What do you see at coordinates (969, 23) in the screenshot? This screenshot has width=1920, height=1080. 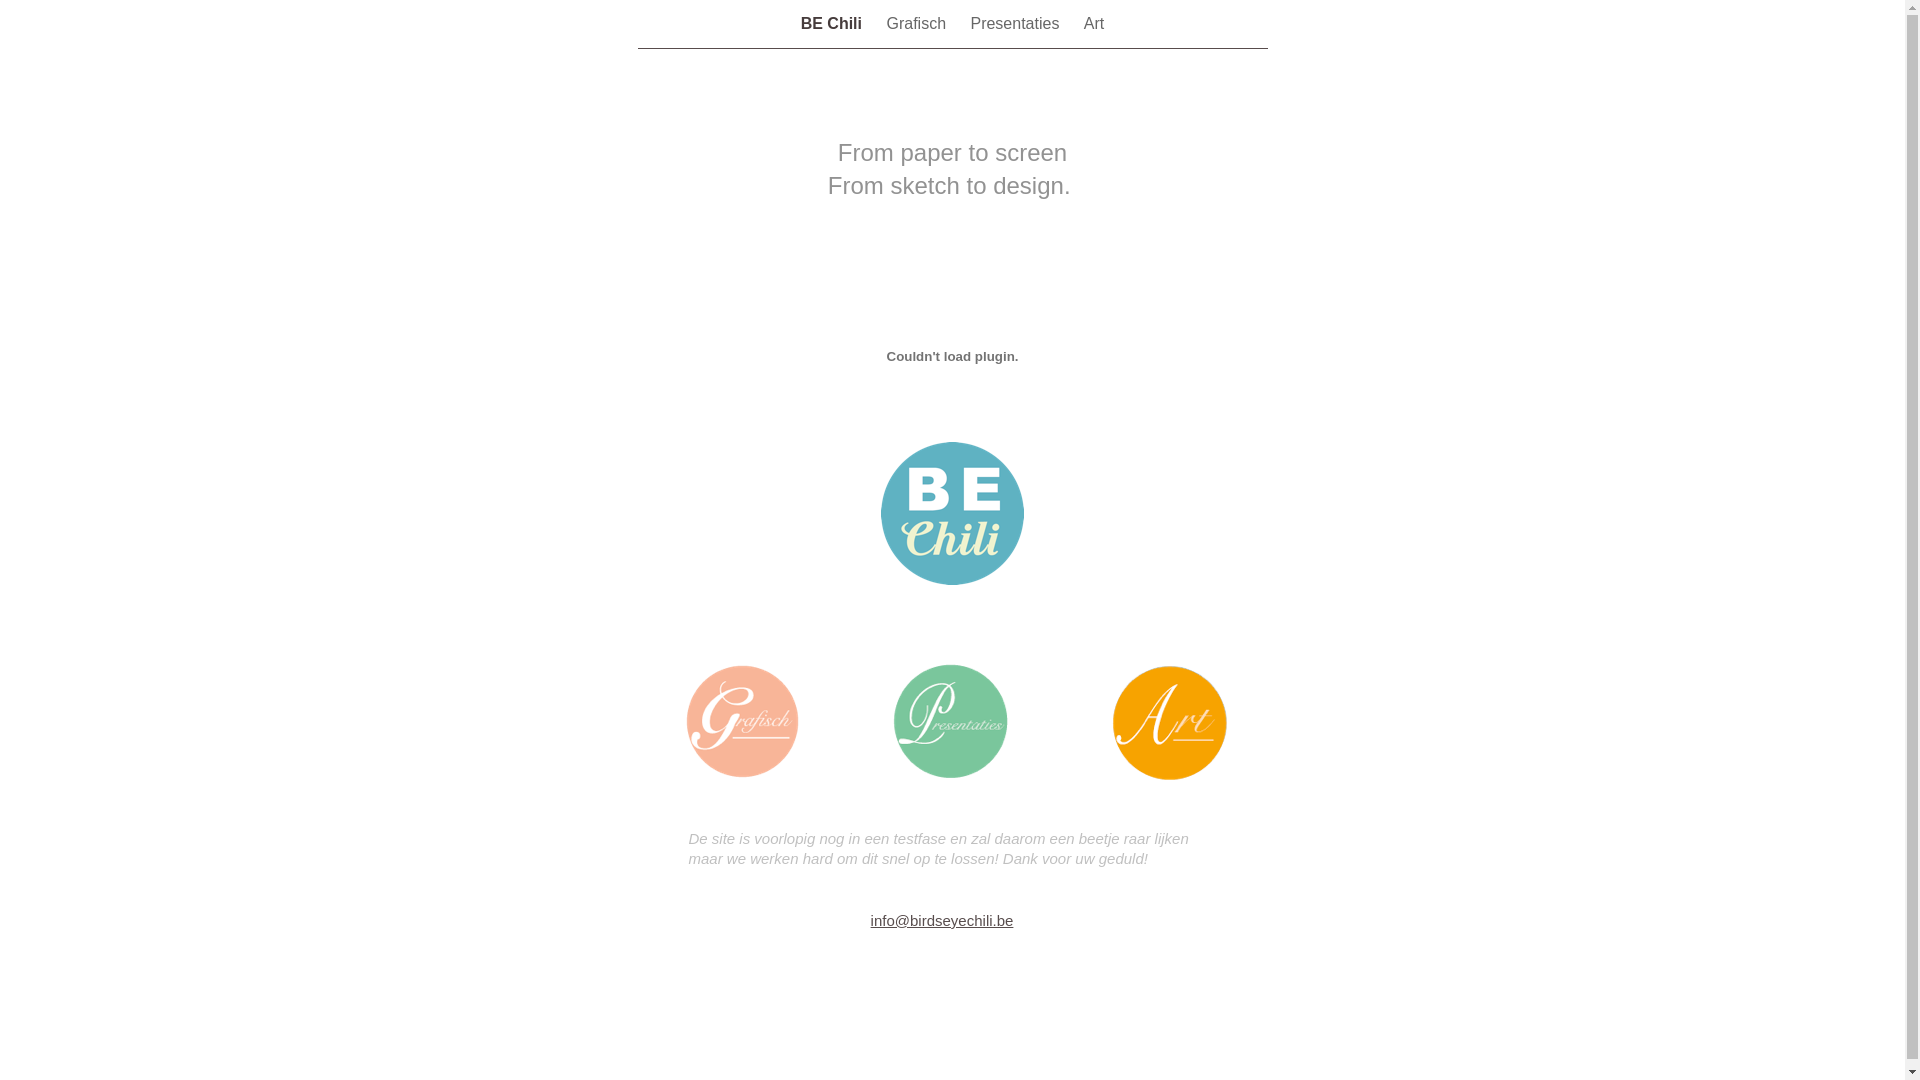 I see `'Presentaties'` at bounding box center [969, 23].